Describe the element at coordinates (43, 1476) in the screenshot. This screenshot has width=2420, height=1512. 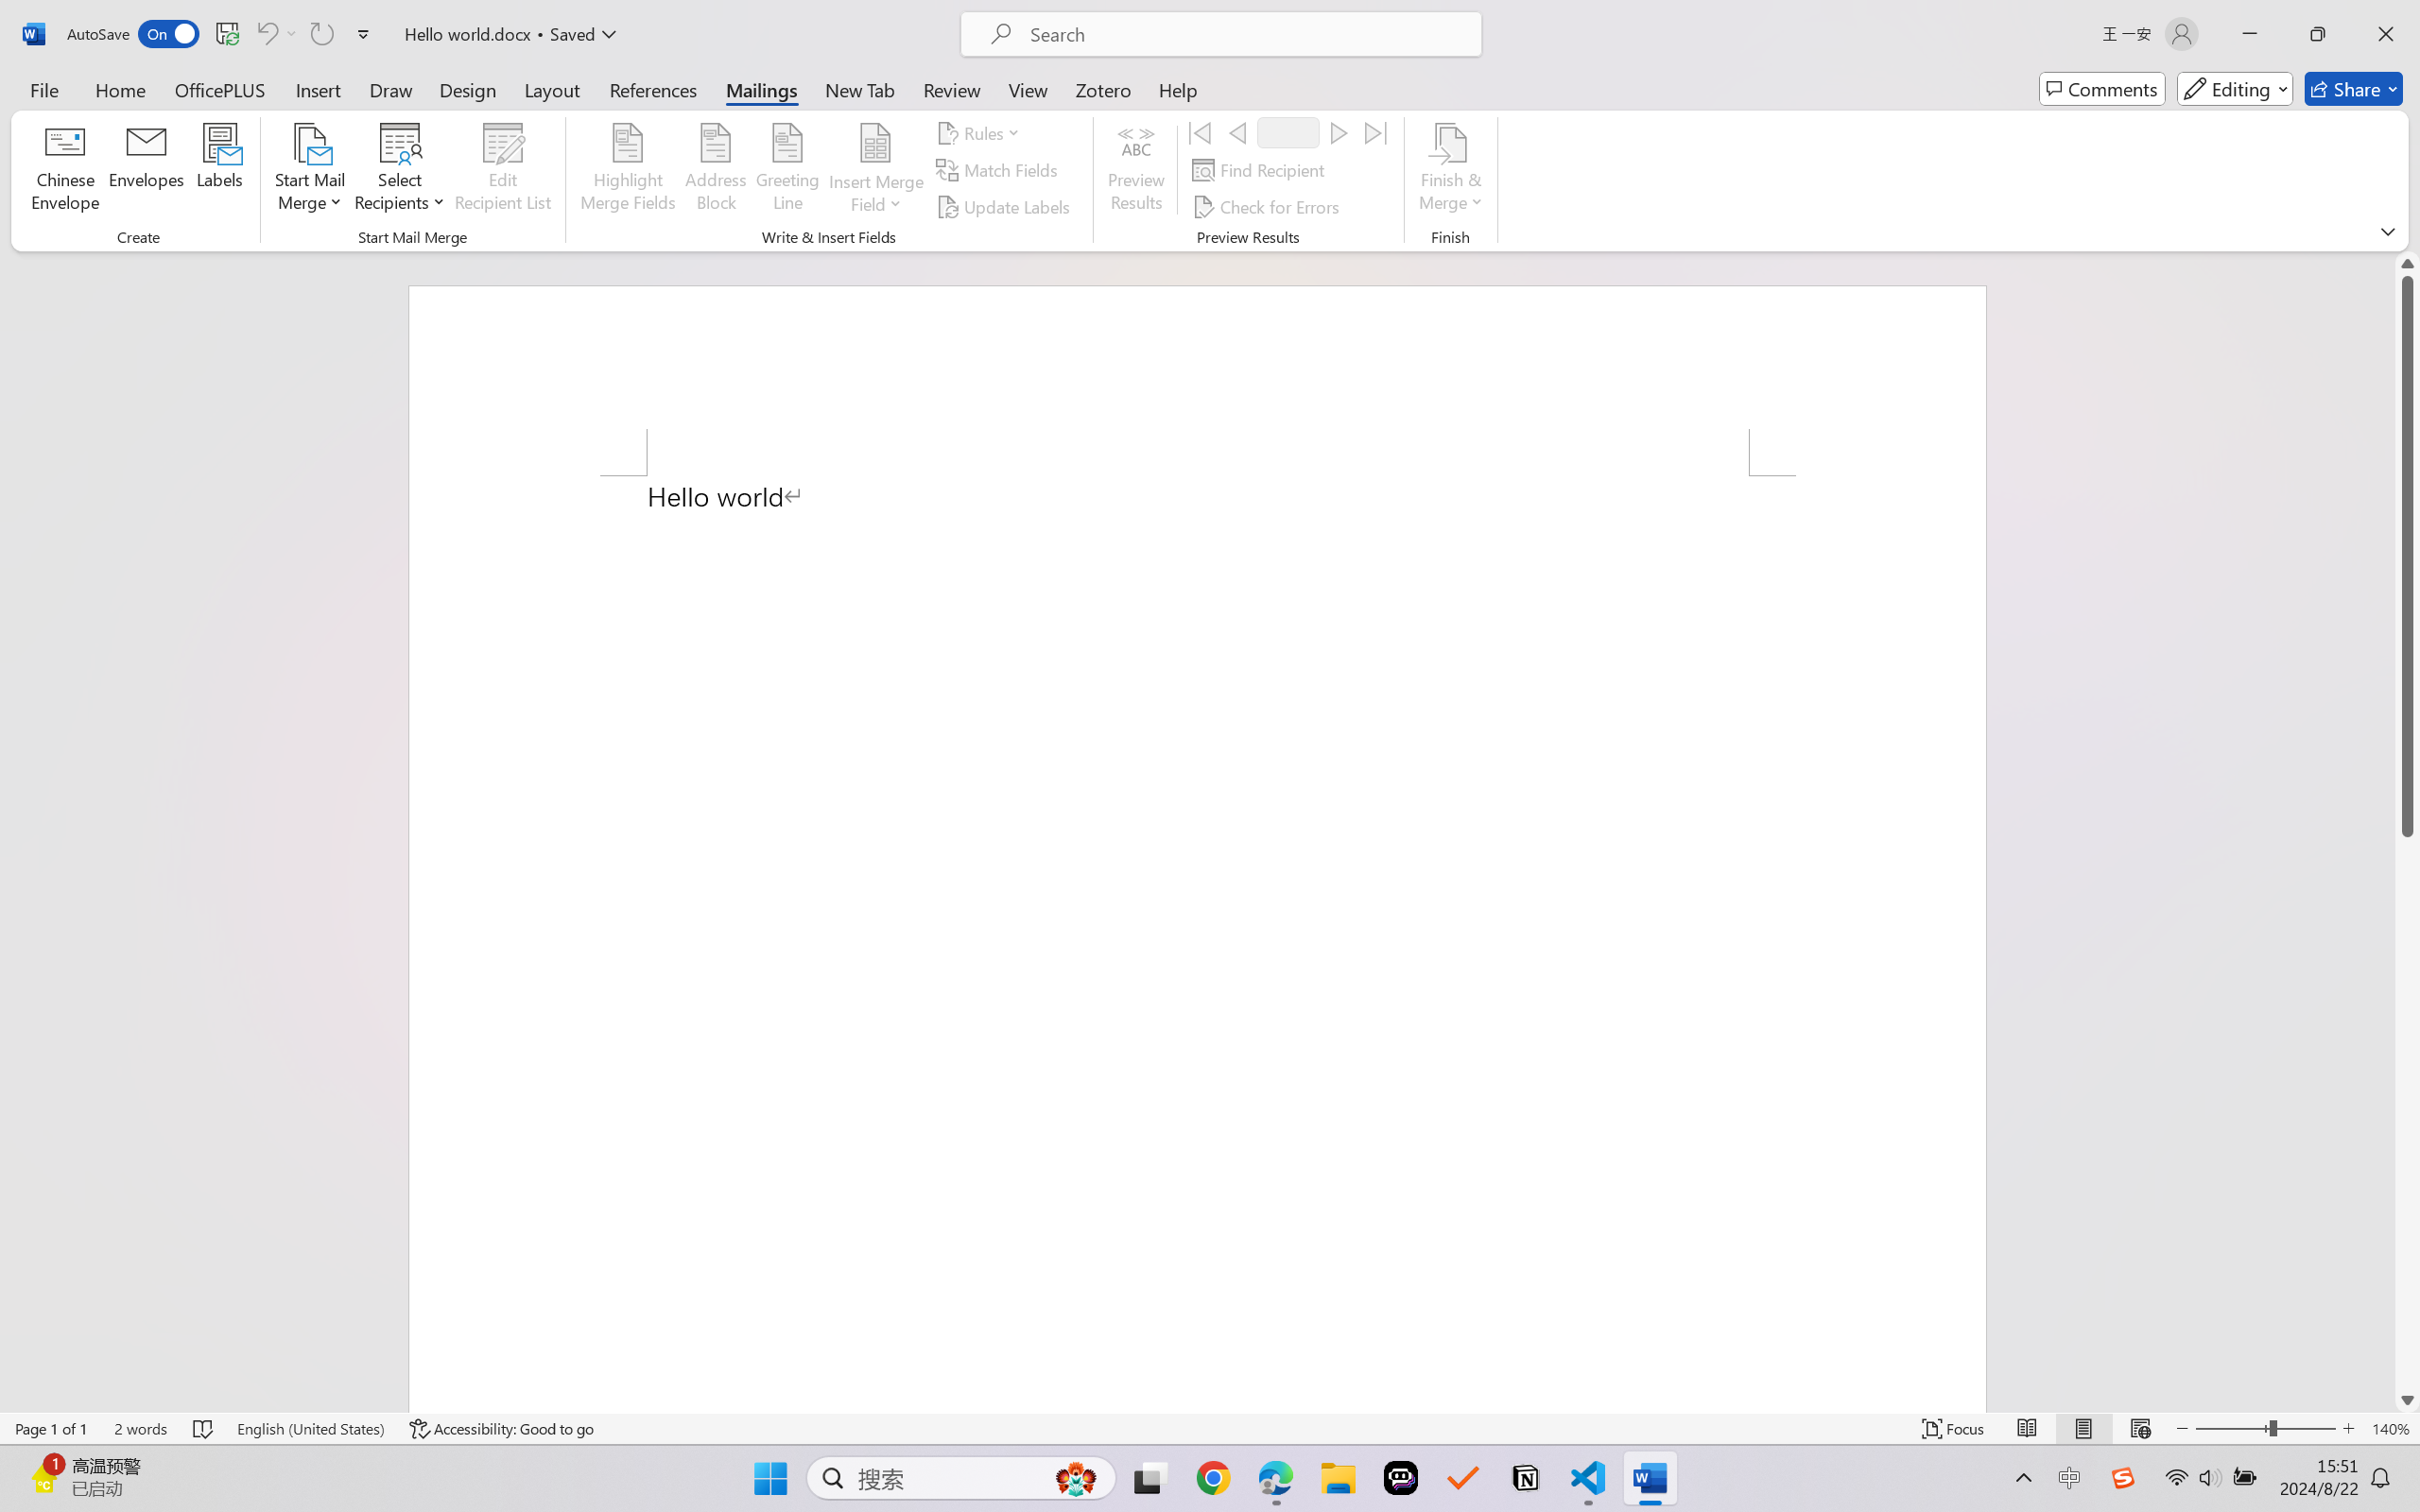
I see `'AutomationID: BadgeAnchorLargeTicker'` at that location.